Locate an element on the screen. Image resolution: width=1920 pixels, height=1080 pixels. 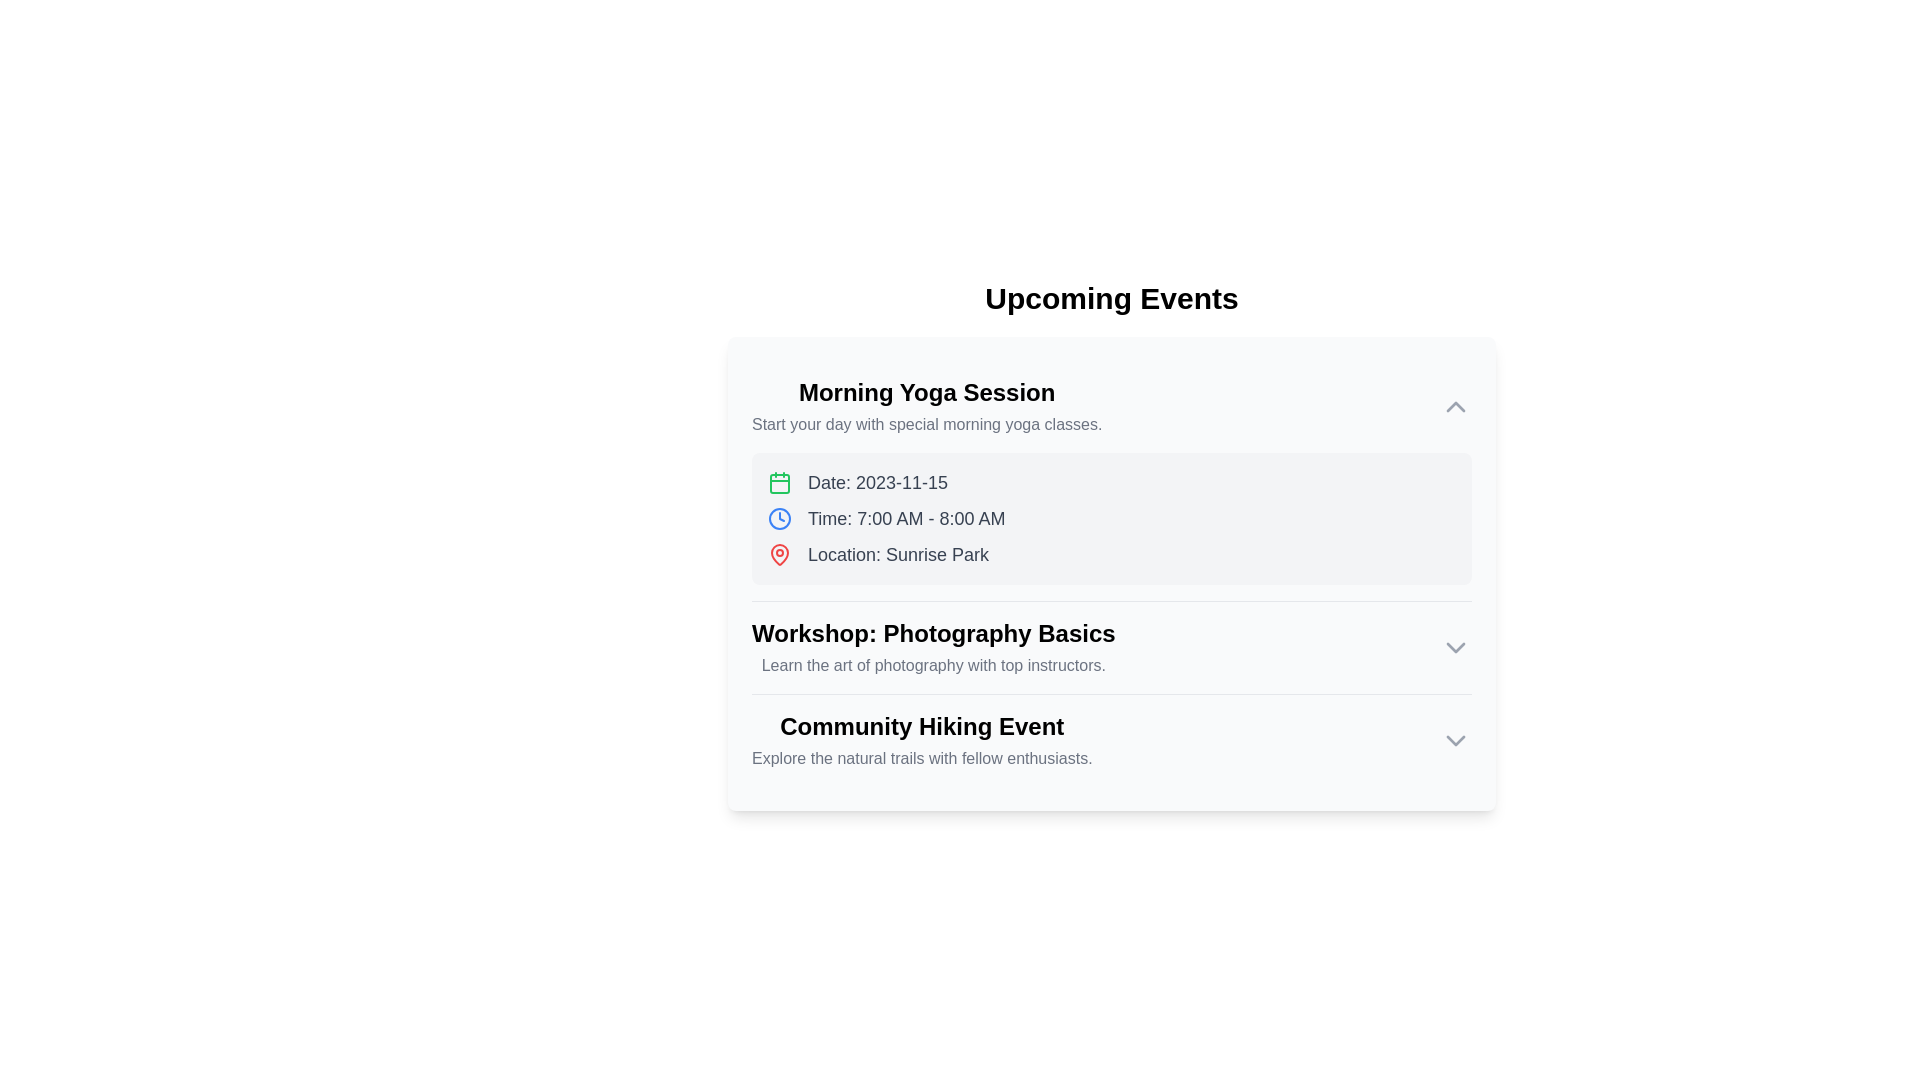
the downward-pointing chevron icon in the 'Community Hiking Event' section is located at coordinates (1455, 740).